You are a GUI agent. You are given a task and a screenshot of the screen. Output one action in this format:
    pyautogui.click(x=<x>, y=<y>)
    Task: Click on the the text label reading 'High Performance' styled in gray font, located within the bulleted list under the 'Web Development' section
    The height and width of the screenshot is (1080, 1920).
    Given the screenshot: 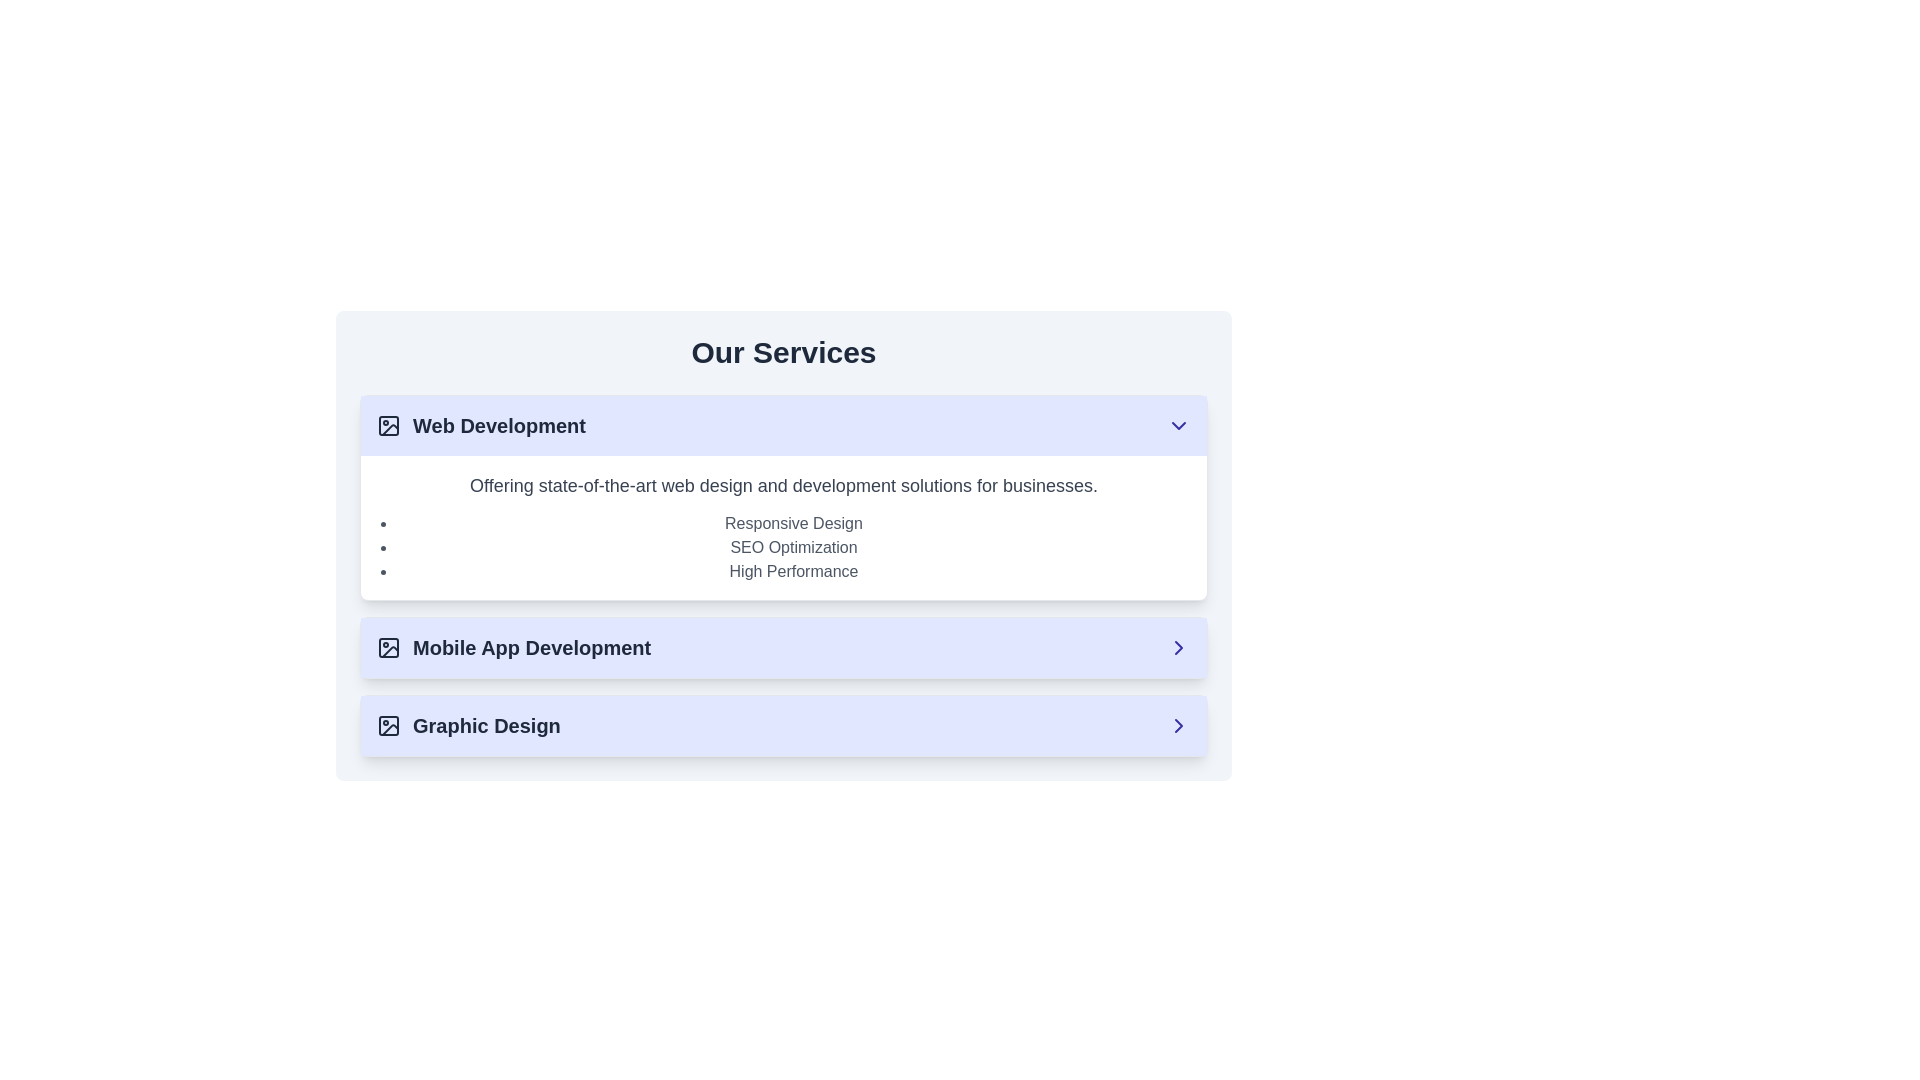 What is the action you would take?
    pyautogui.click(x=792, y=571)
    